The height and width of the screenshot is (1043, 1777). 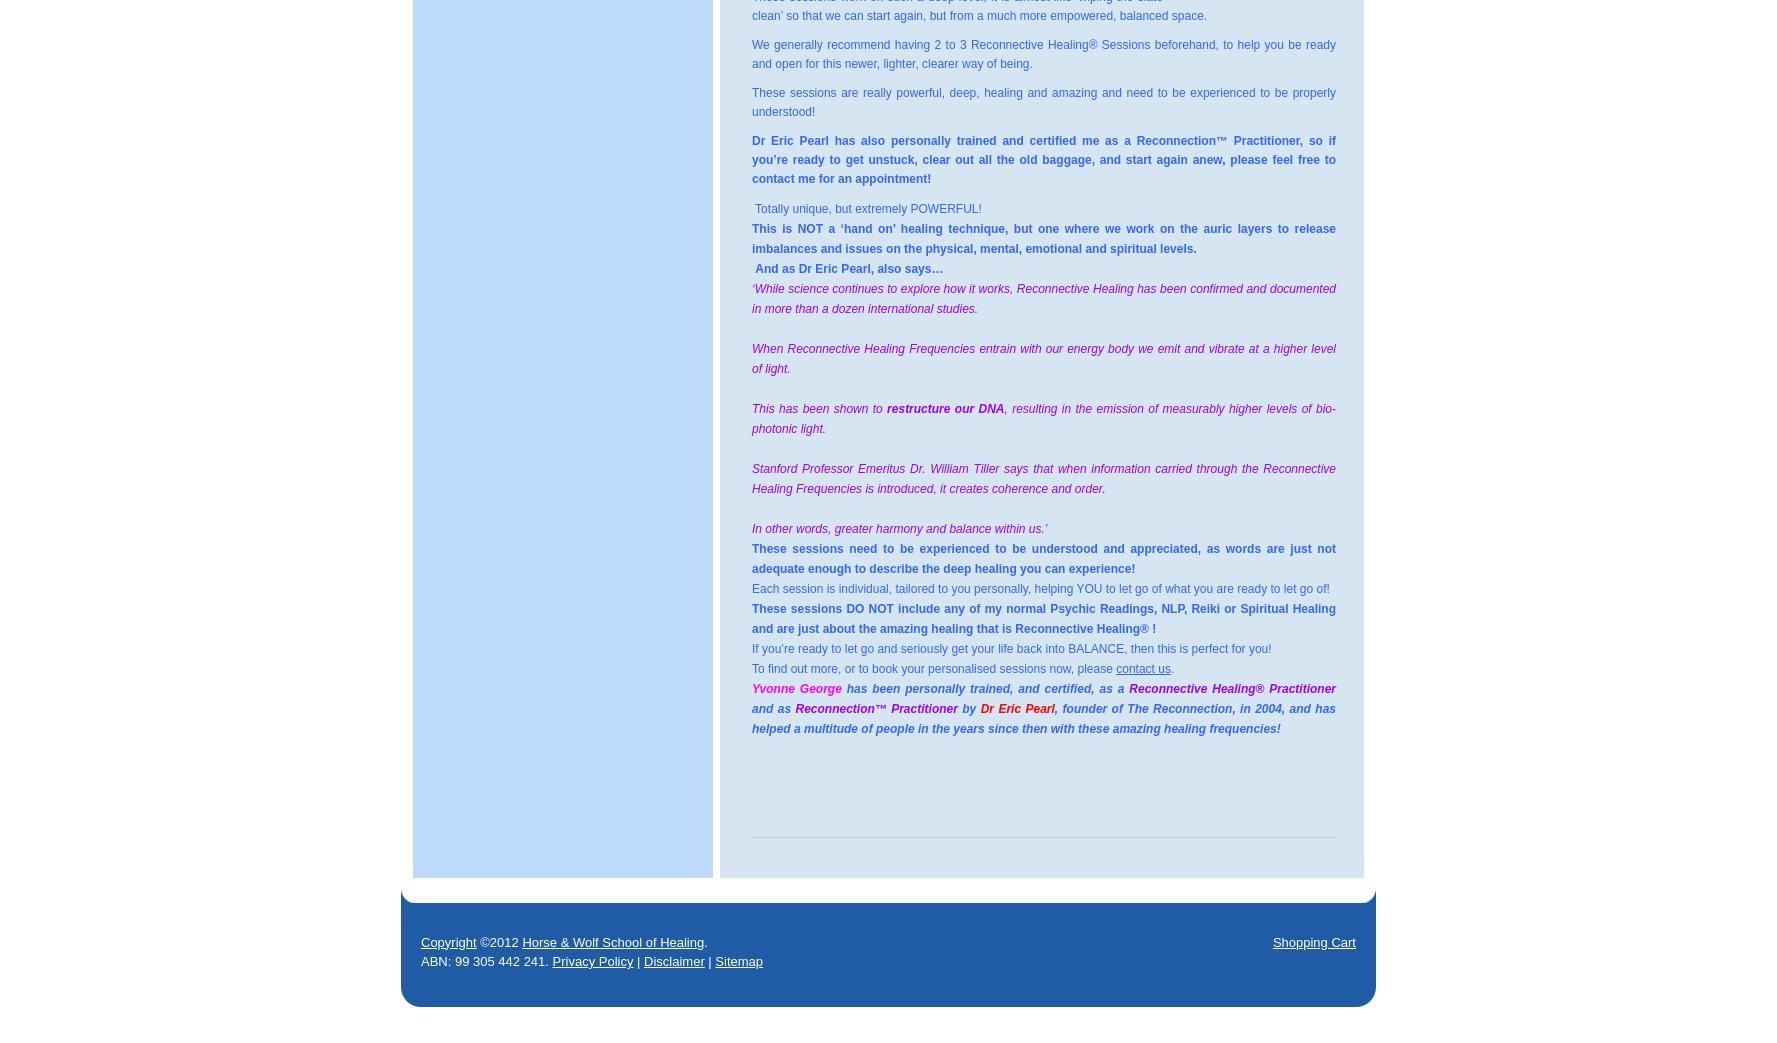 What do you see at coordinates (1043, 478) in the screenshot?
I see `'Stanford Professor Emeritus Dr. William Tiller says that when information carried through the Reconnective Healing Frequencies is introduced, it creates coherence and order.'` at bounding box center [1043, 478].